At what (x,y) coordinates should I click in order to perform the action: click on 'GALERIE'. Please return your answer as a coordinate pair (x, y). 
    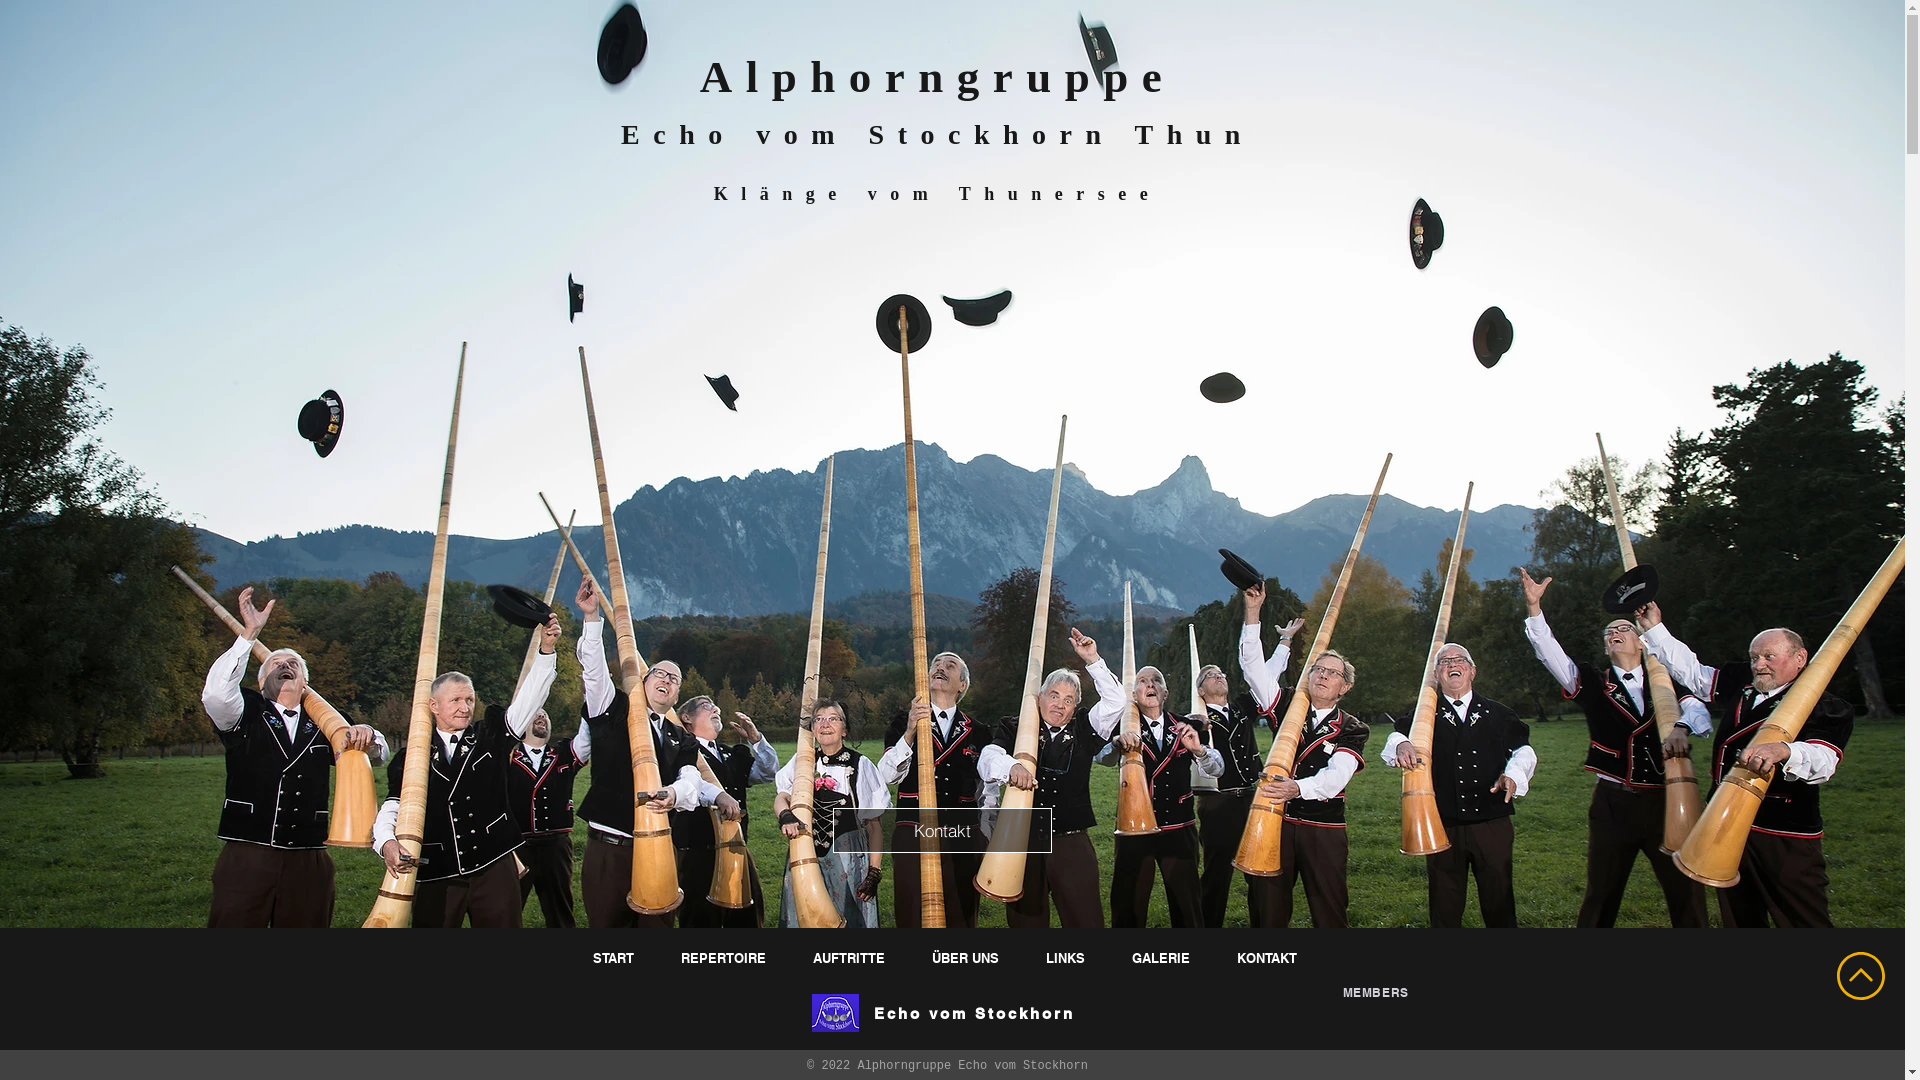
    Looking at the image, I should click on (1108, 957).